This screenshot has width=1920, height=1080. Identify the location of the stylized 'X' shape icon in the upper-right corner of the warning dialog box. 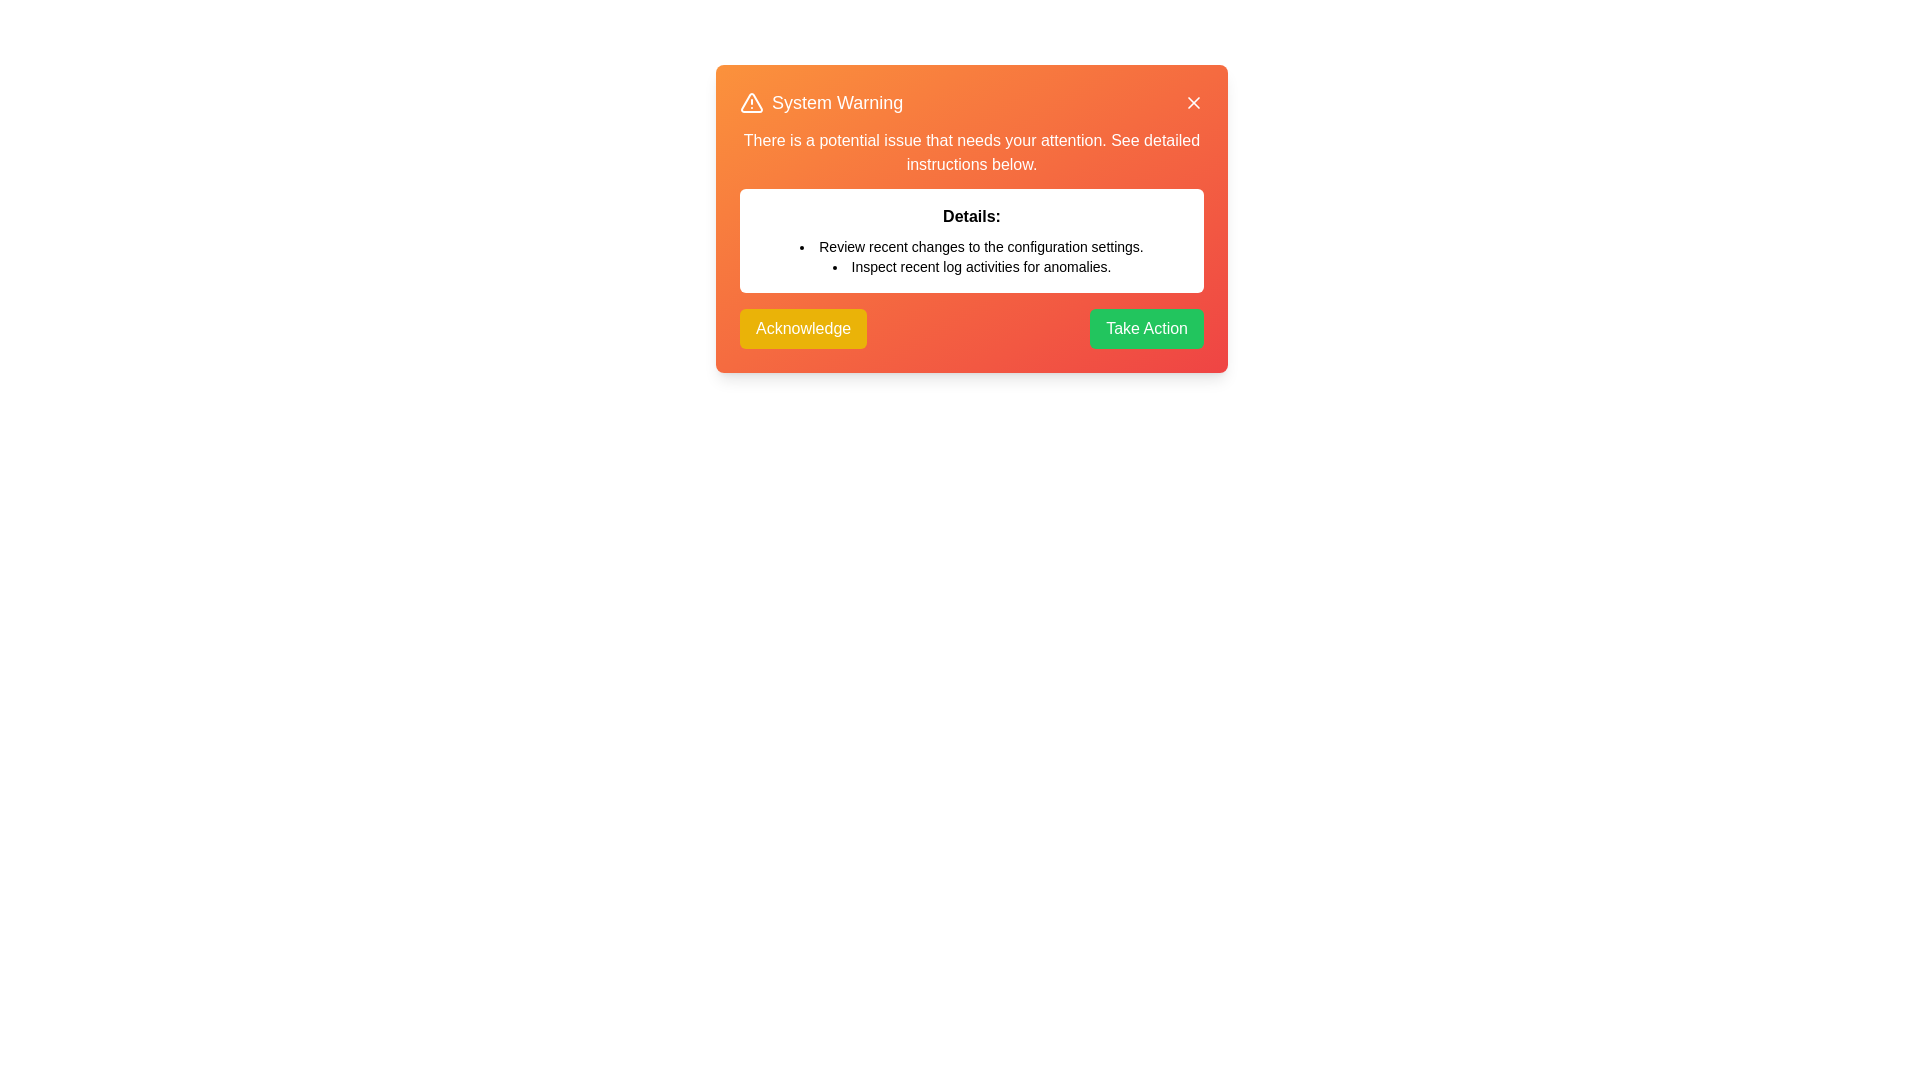
(1194, 103).